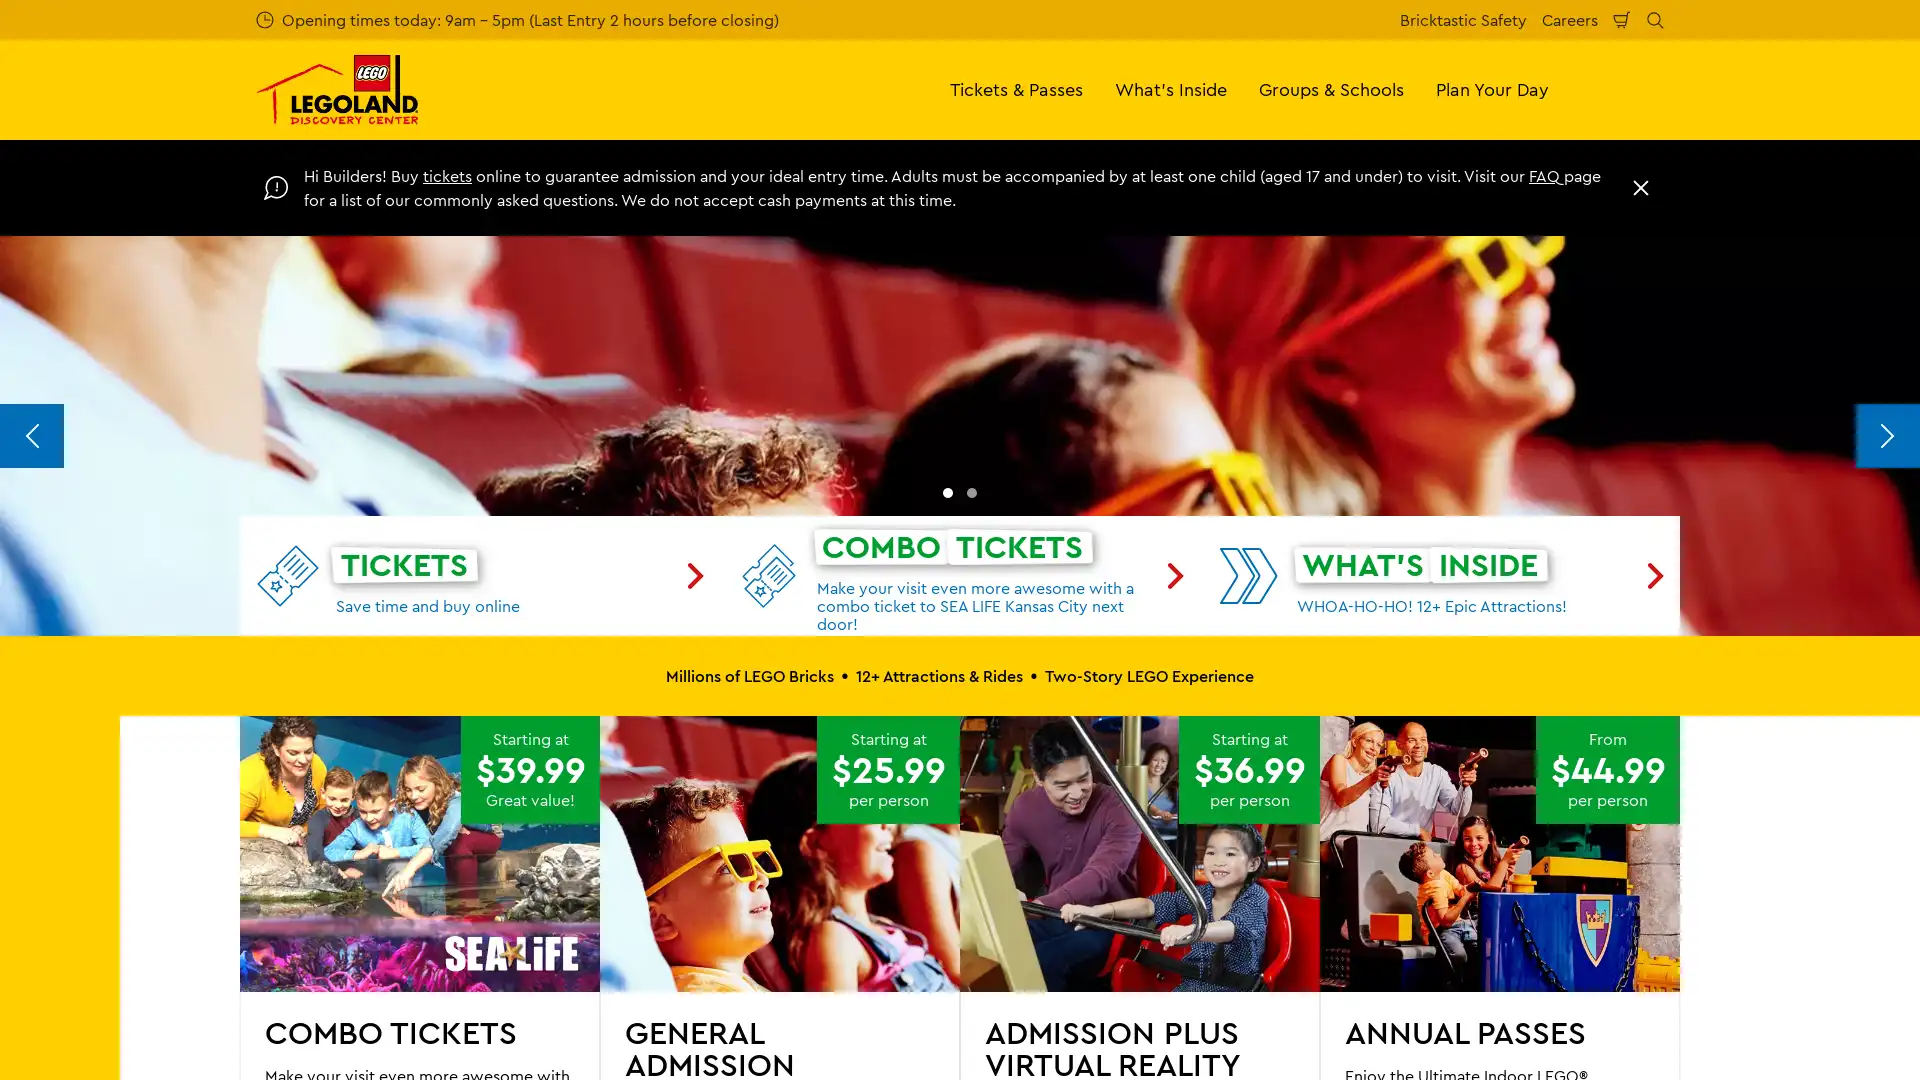 This screenshot has height=1080, width=1920. What do you see at coordinates (1331, 88) in the screenshot?
I see `Groups & Schools` at bounding box center [1331, 88].